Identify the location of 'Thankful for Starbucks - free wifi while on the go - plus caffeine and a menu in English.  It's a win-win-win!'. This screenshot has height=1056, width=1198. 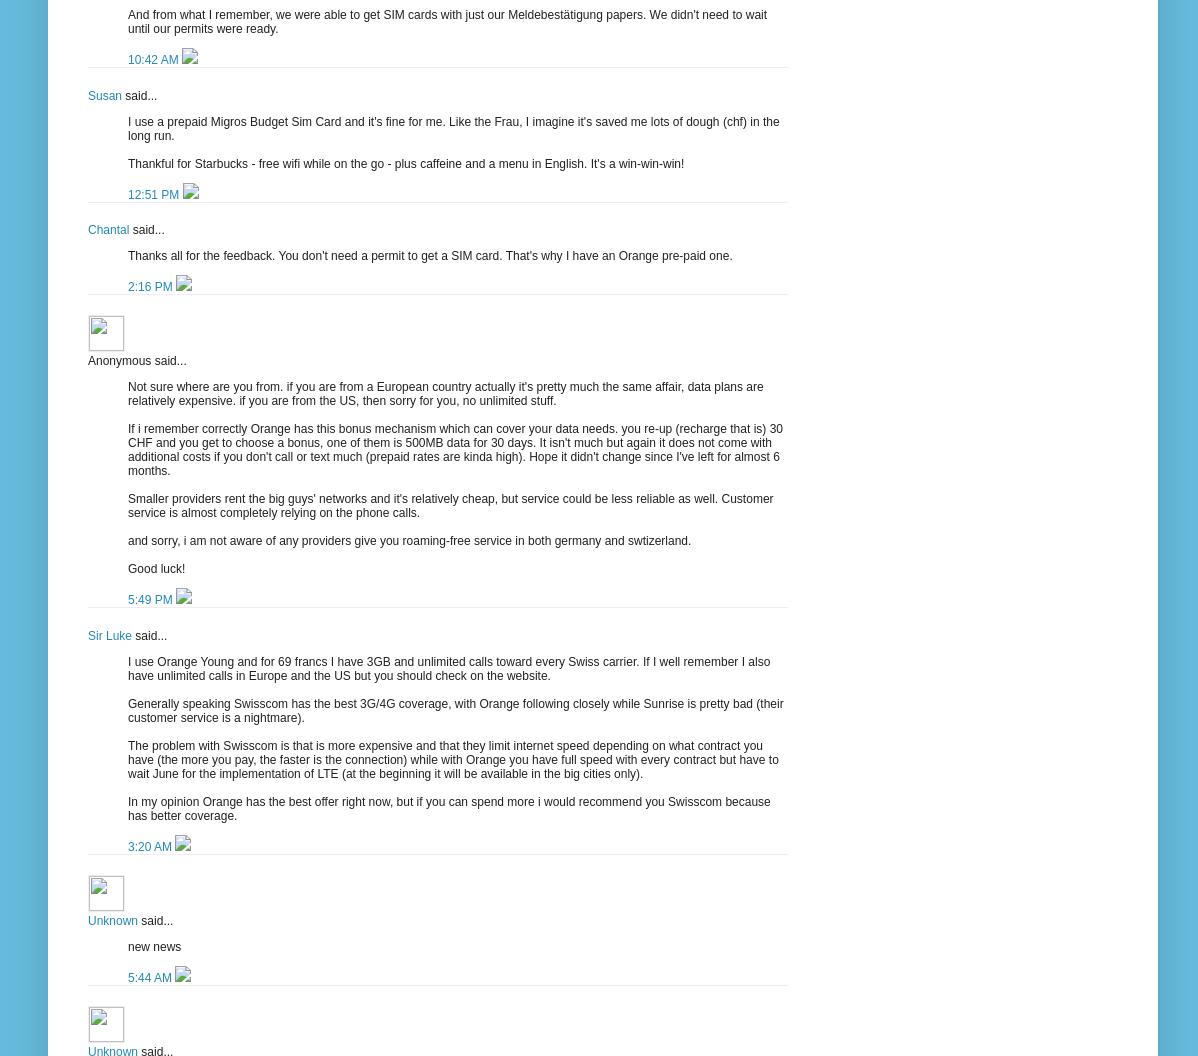
(406, 163).